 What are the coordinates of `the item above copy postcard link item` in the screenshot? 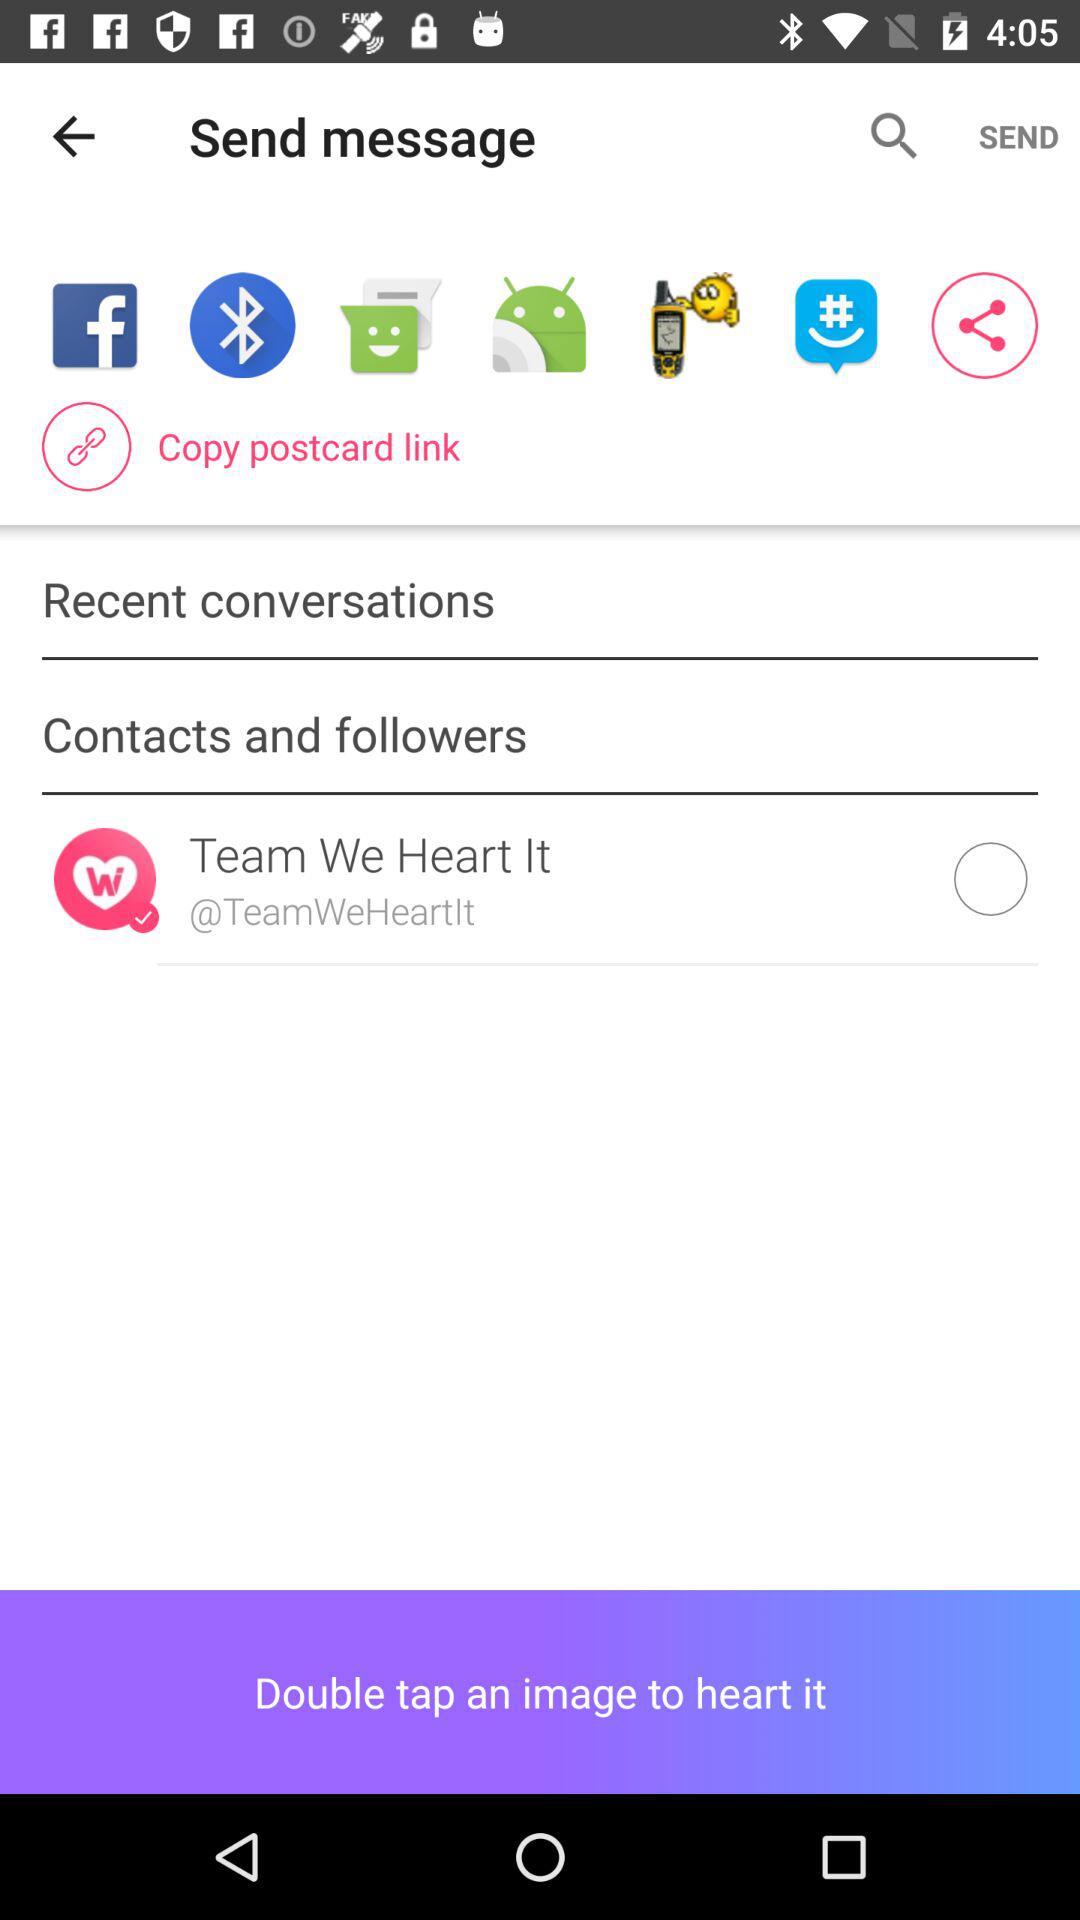 It's located at (983, 325).